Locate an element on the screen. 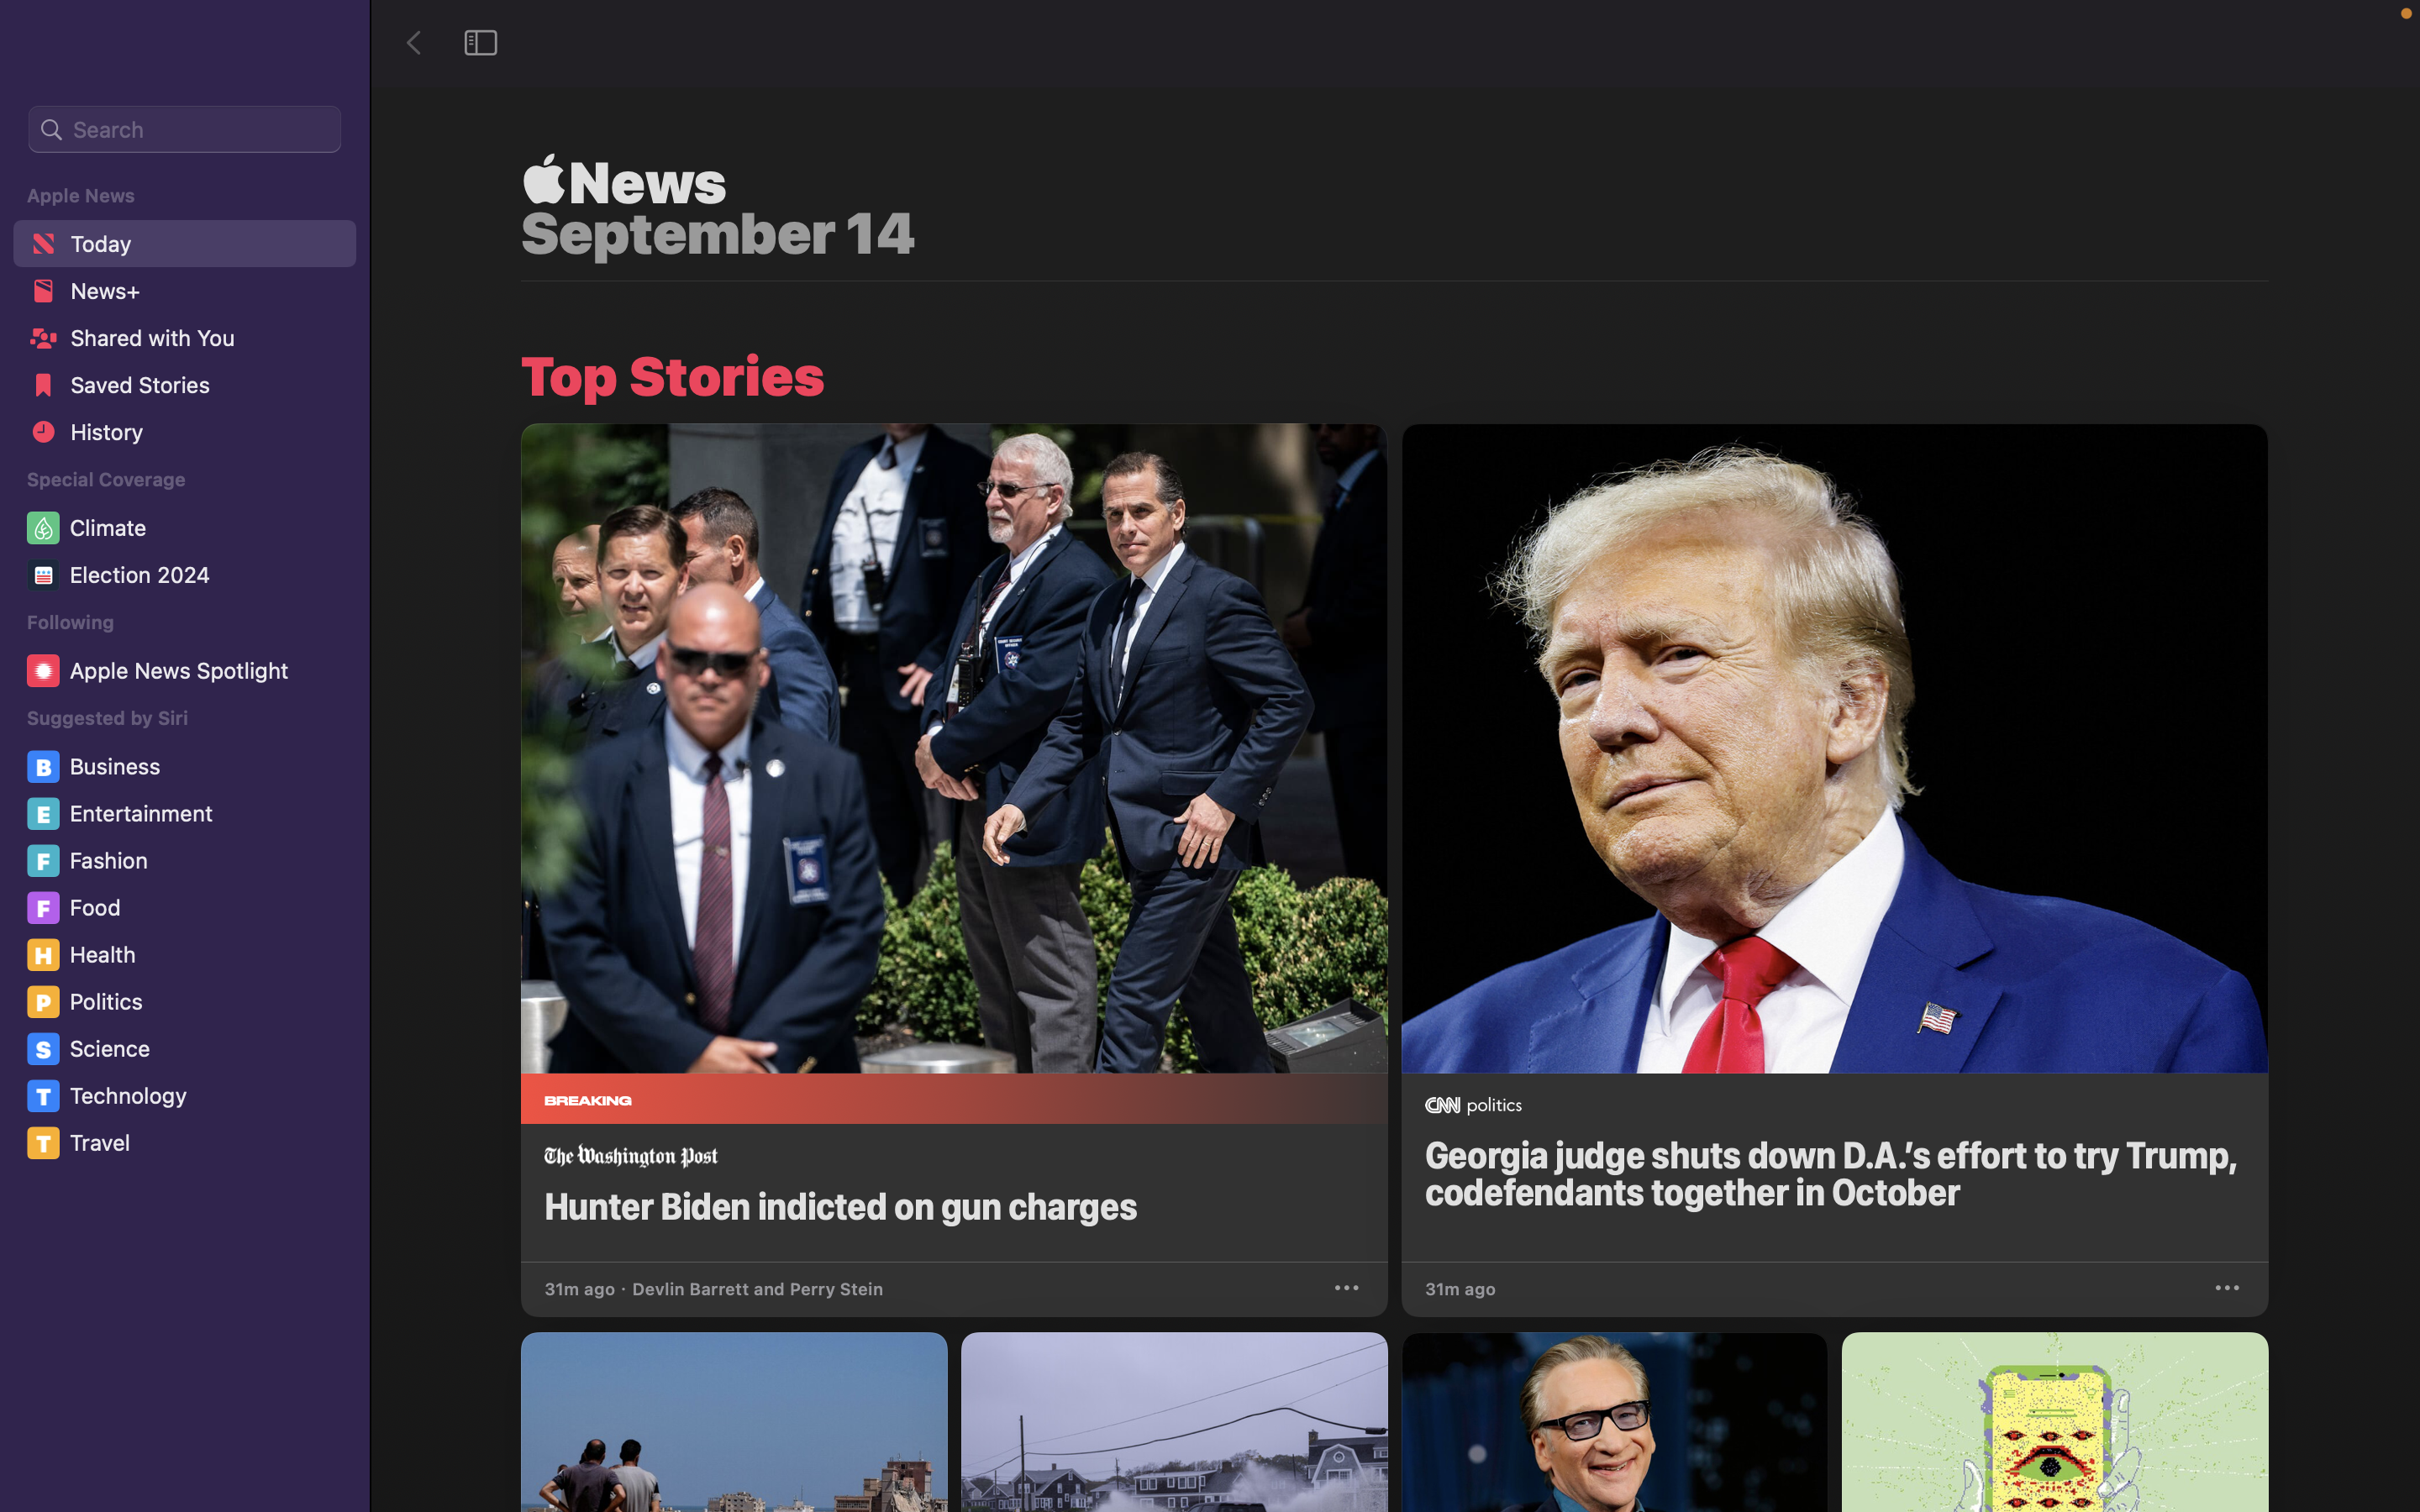 Image resolution: width=2420 pixels, height=1512 pixels. the "Technology" category is located at coordinates (187, 1096).